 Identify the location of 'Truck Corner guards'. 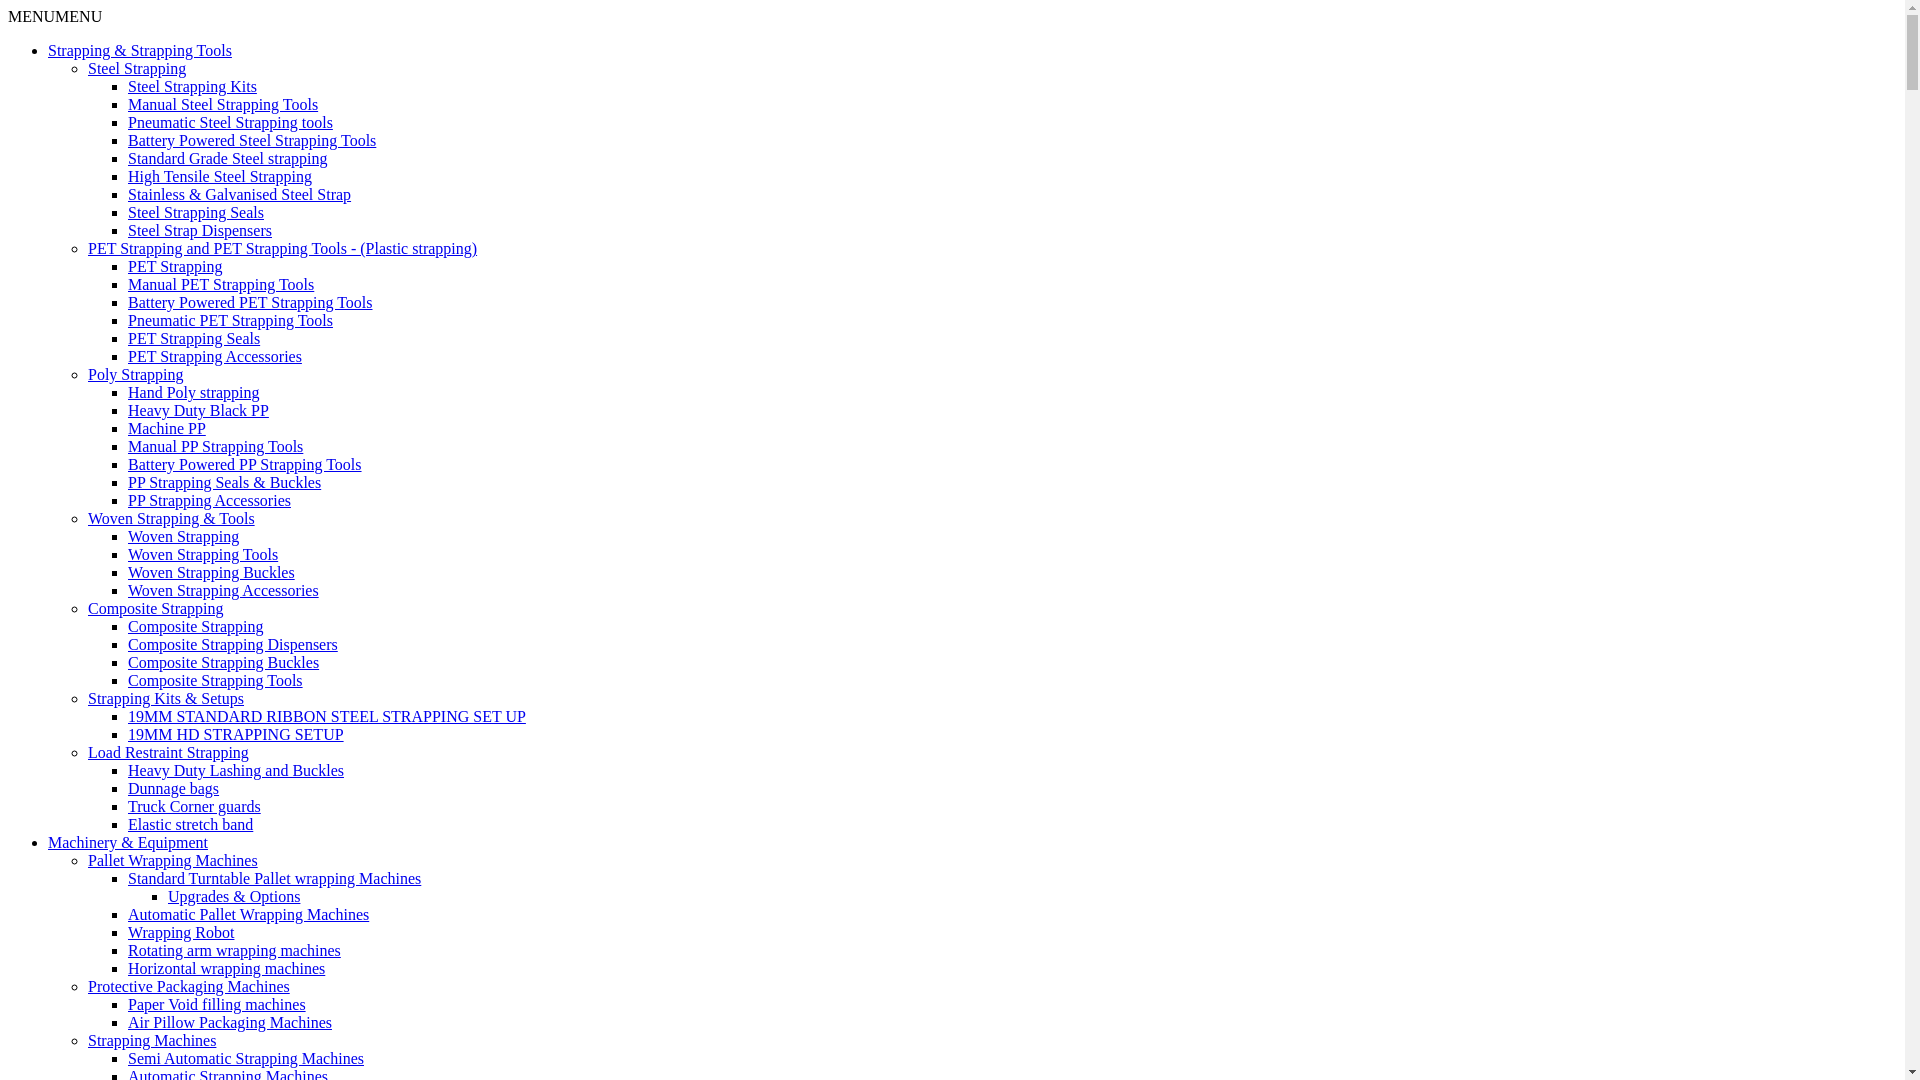
(194, 805).